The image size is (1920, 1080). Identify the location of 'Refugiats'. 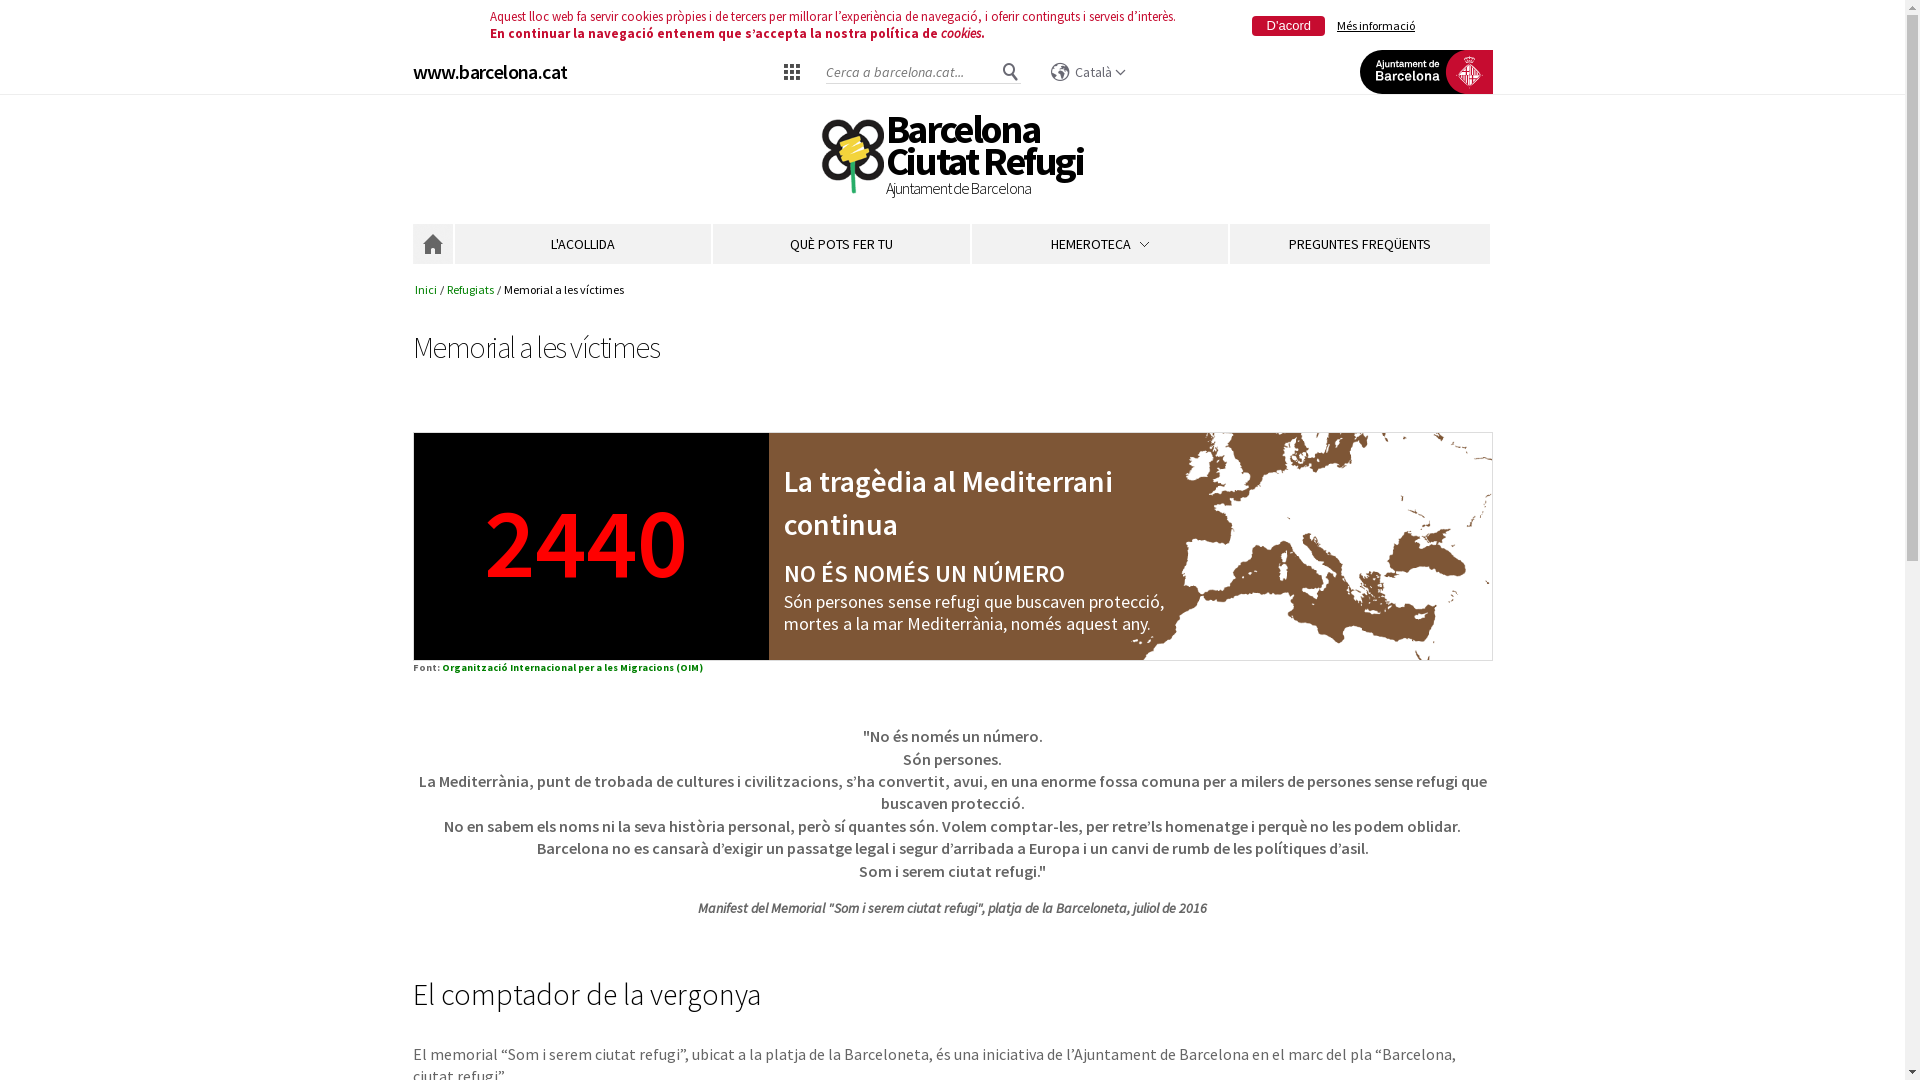
(469, 289).